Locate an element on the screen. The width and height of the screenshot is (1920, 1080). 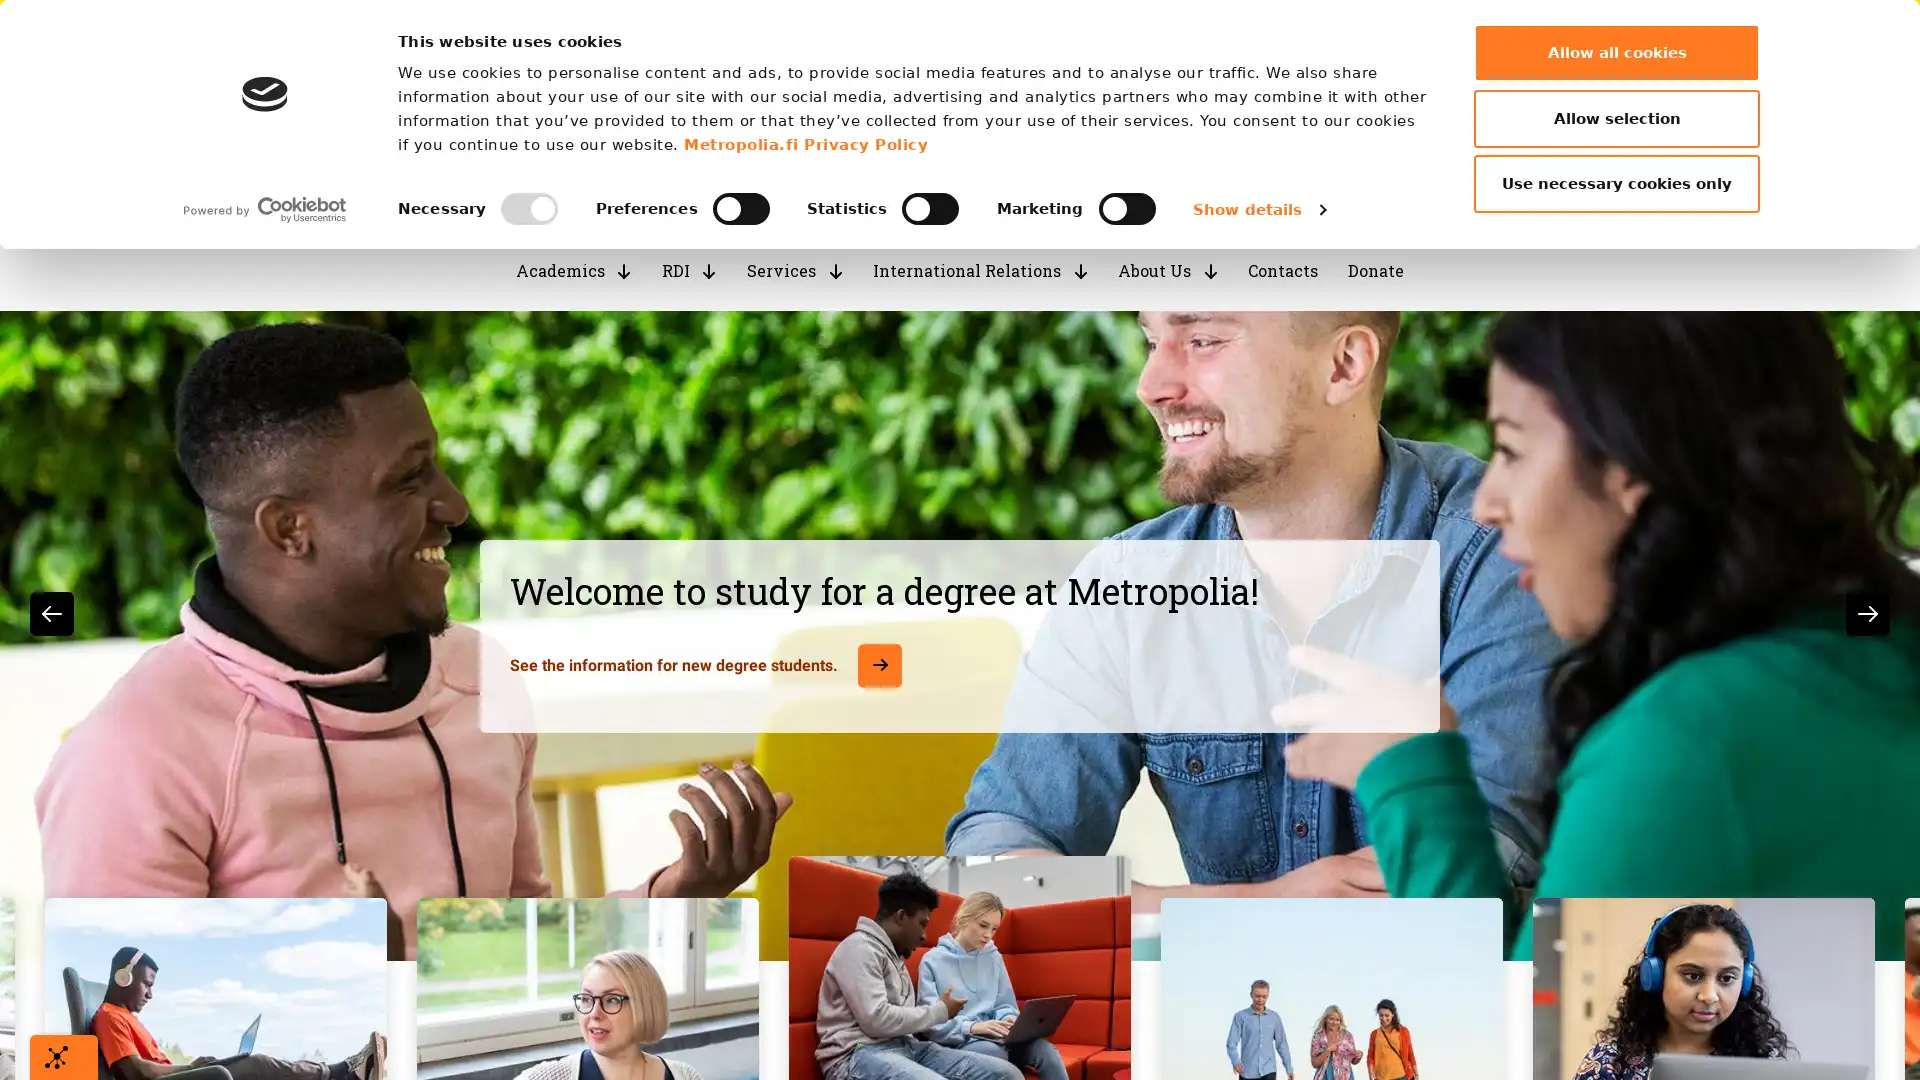
Allow selection is located at coordinates (1617, 118).